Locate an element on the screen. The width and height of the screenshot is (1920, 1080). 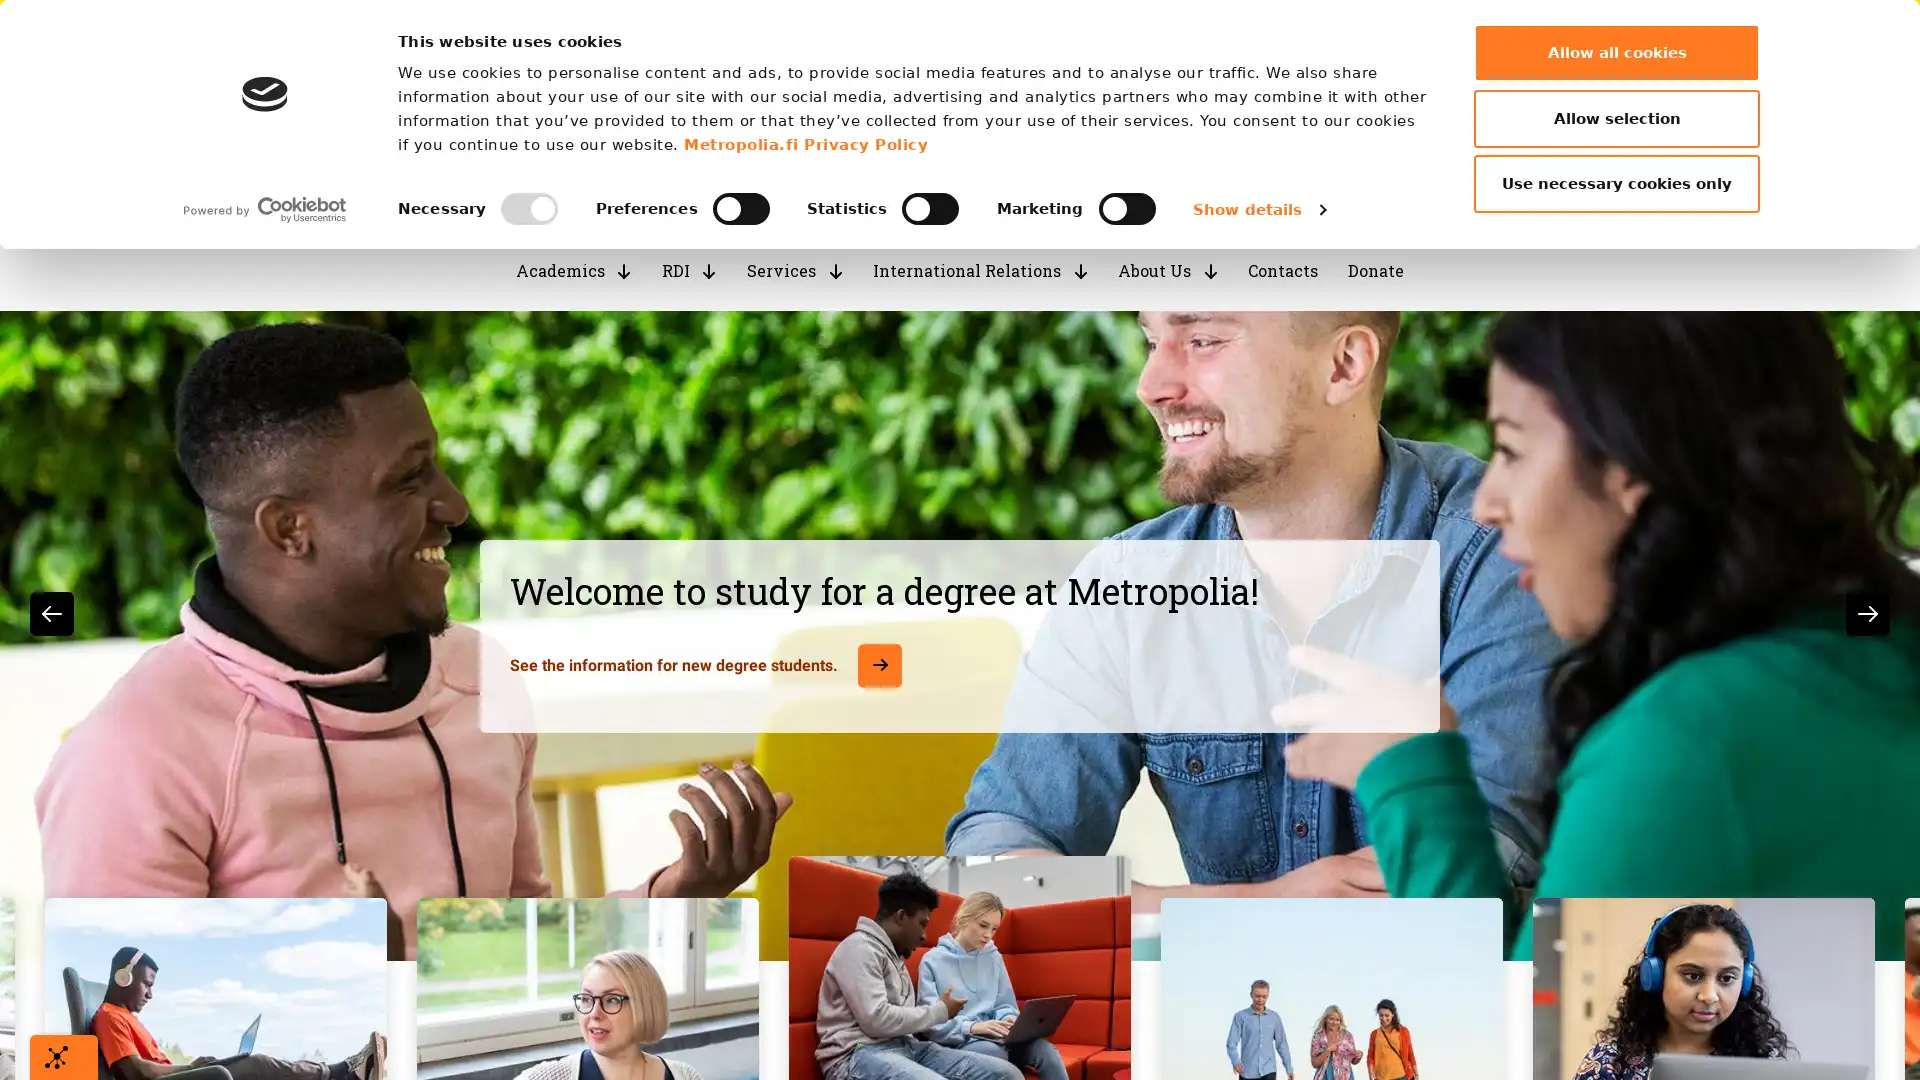
Allow selection is located at coordinates (1617, 118).